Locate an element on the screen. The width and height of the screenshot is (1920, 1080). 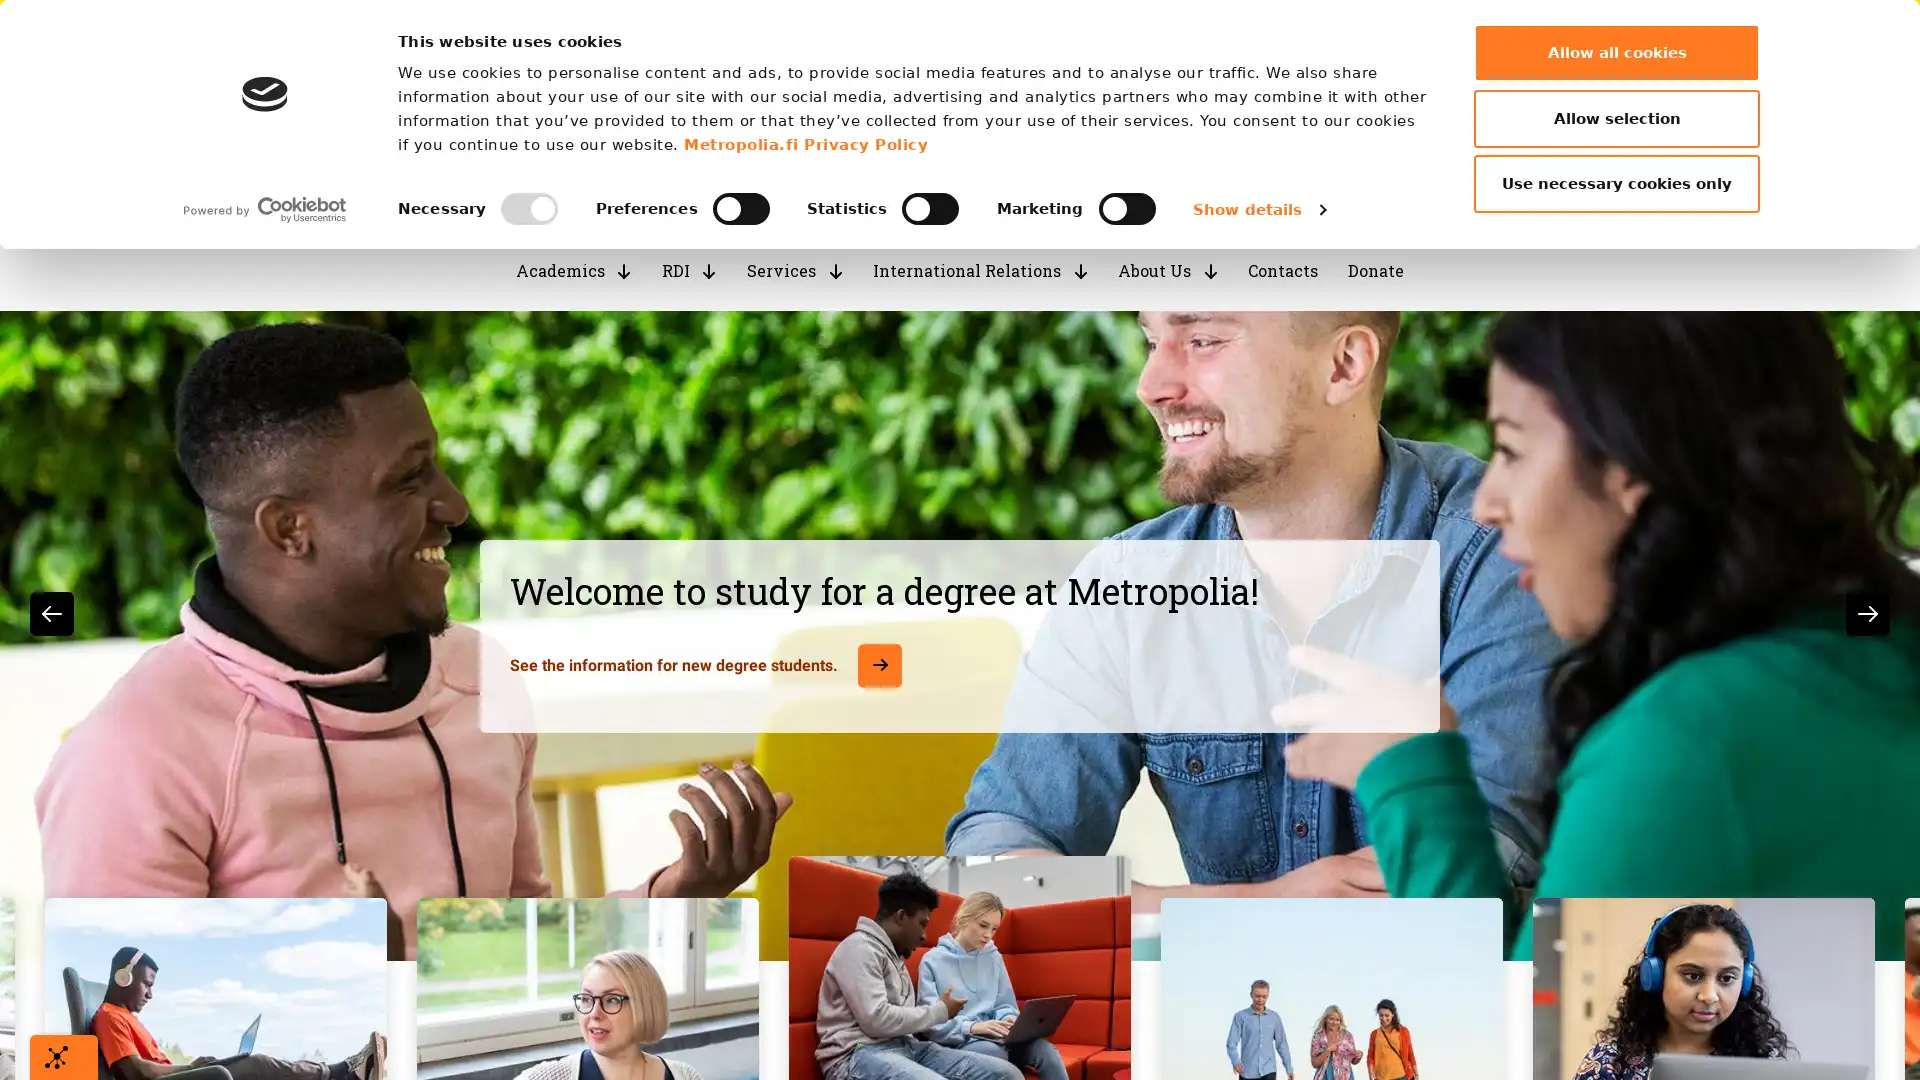
Allow selection is located at coordinates (1617, 118).